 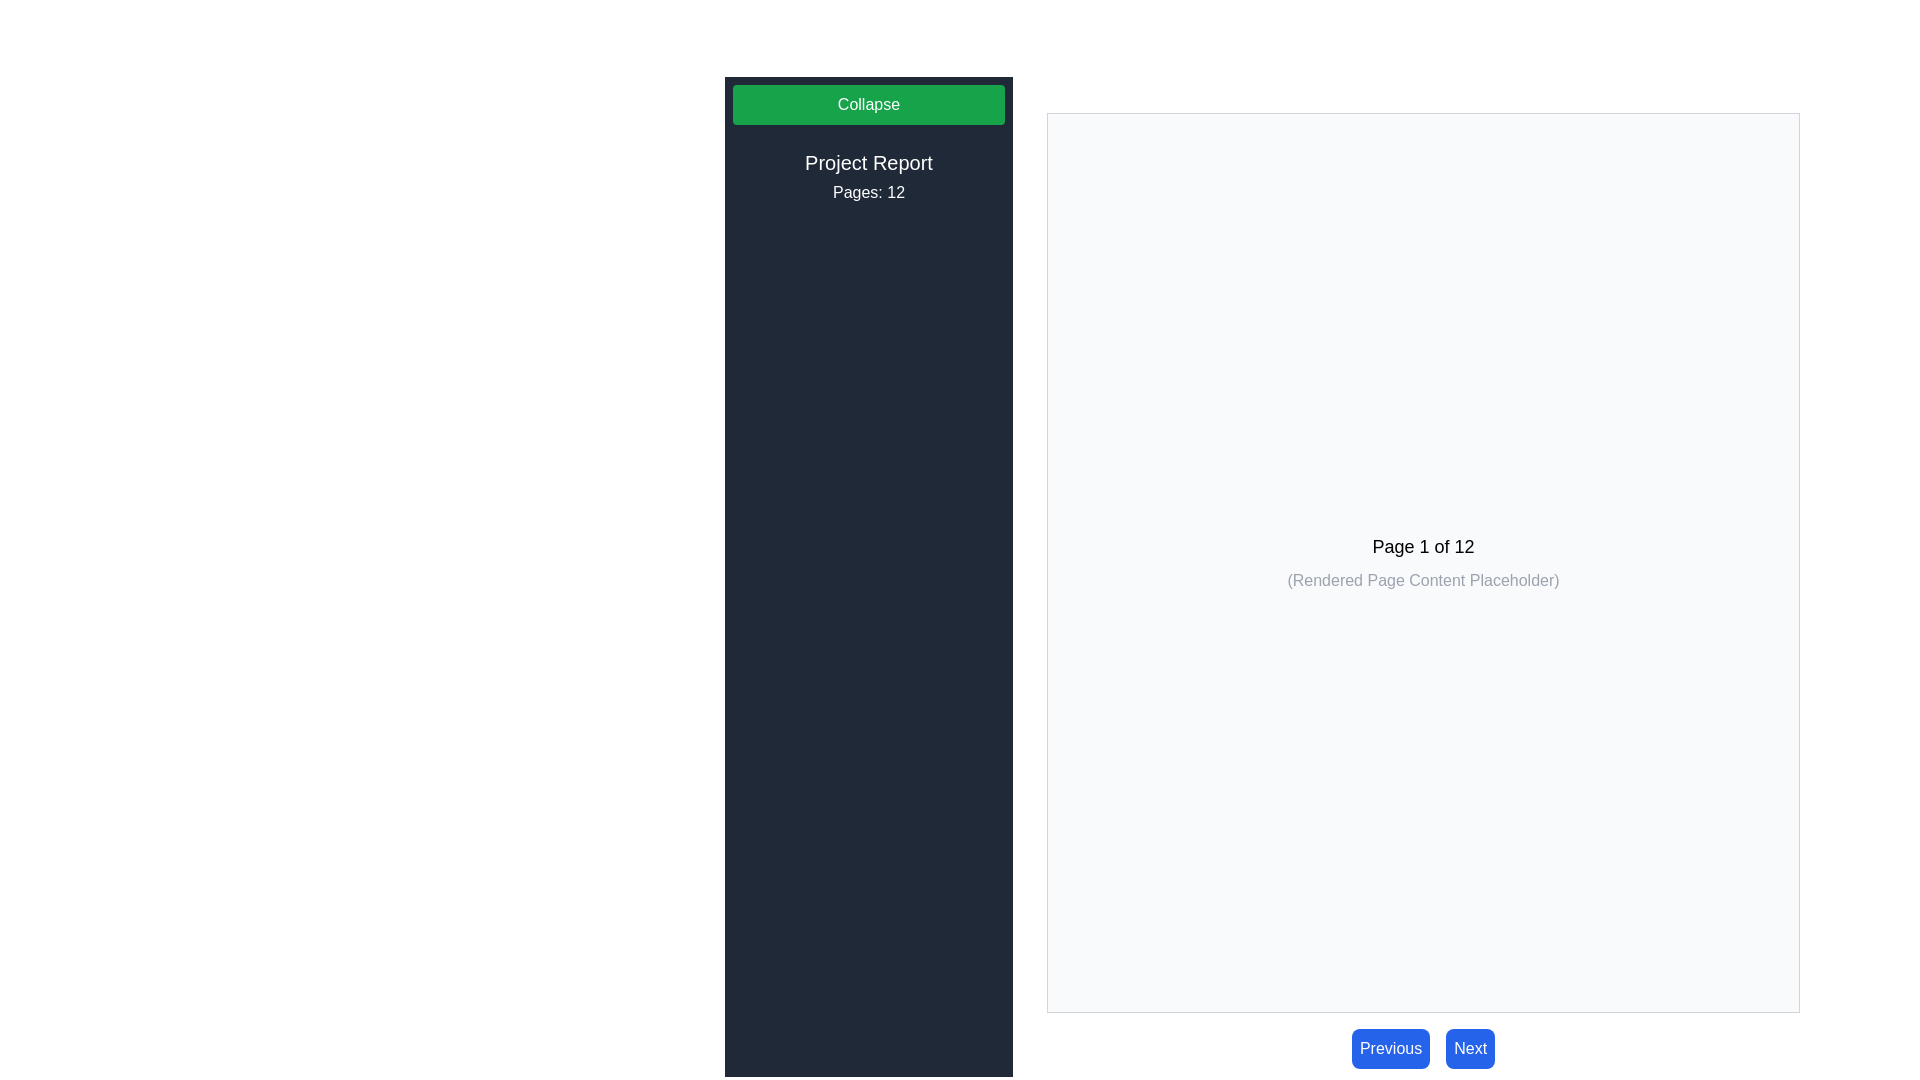 What do you see at coordinates (1422, 1048) in the screenshot?
I see `the 'Previous' button in the grouped button navigation control, which has a blue background and white text` at bounding box center [1422, 1048].